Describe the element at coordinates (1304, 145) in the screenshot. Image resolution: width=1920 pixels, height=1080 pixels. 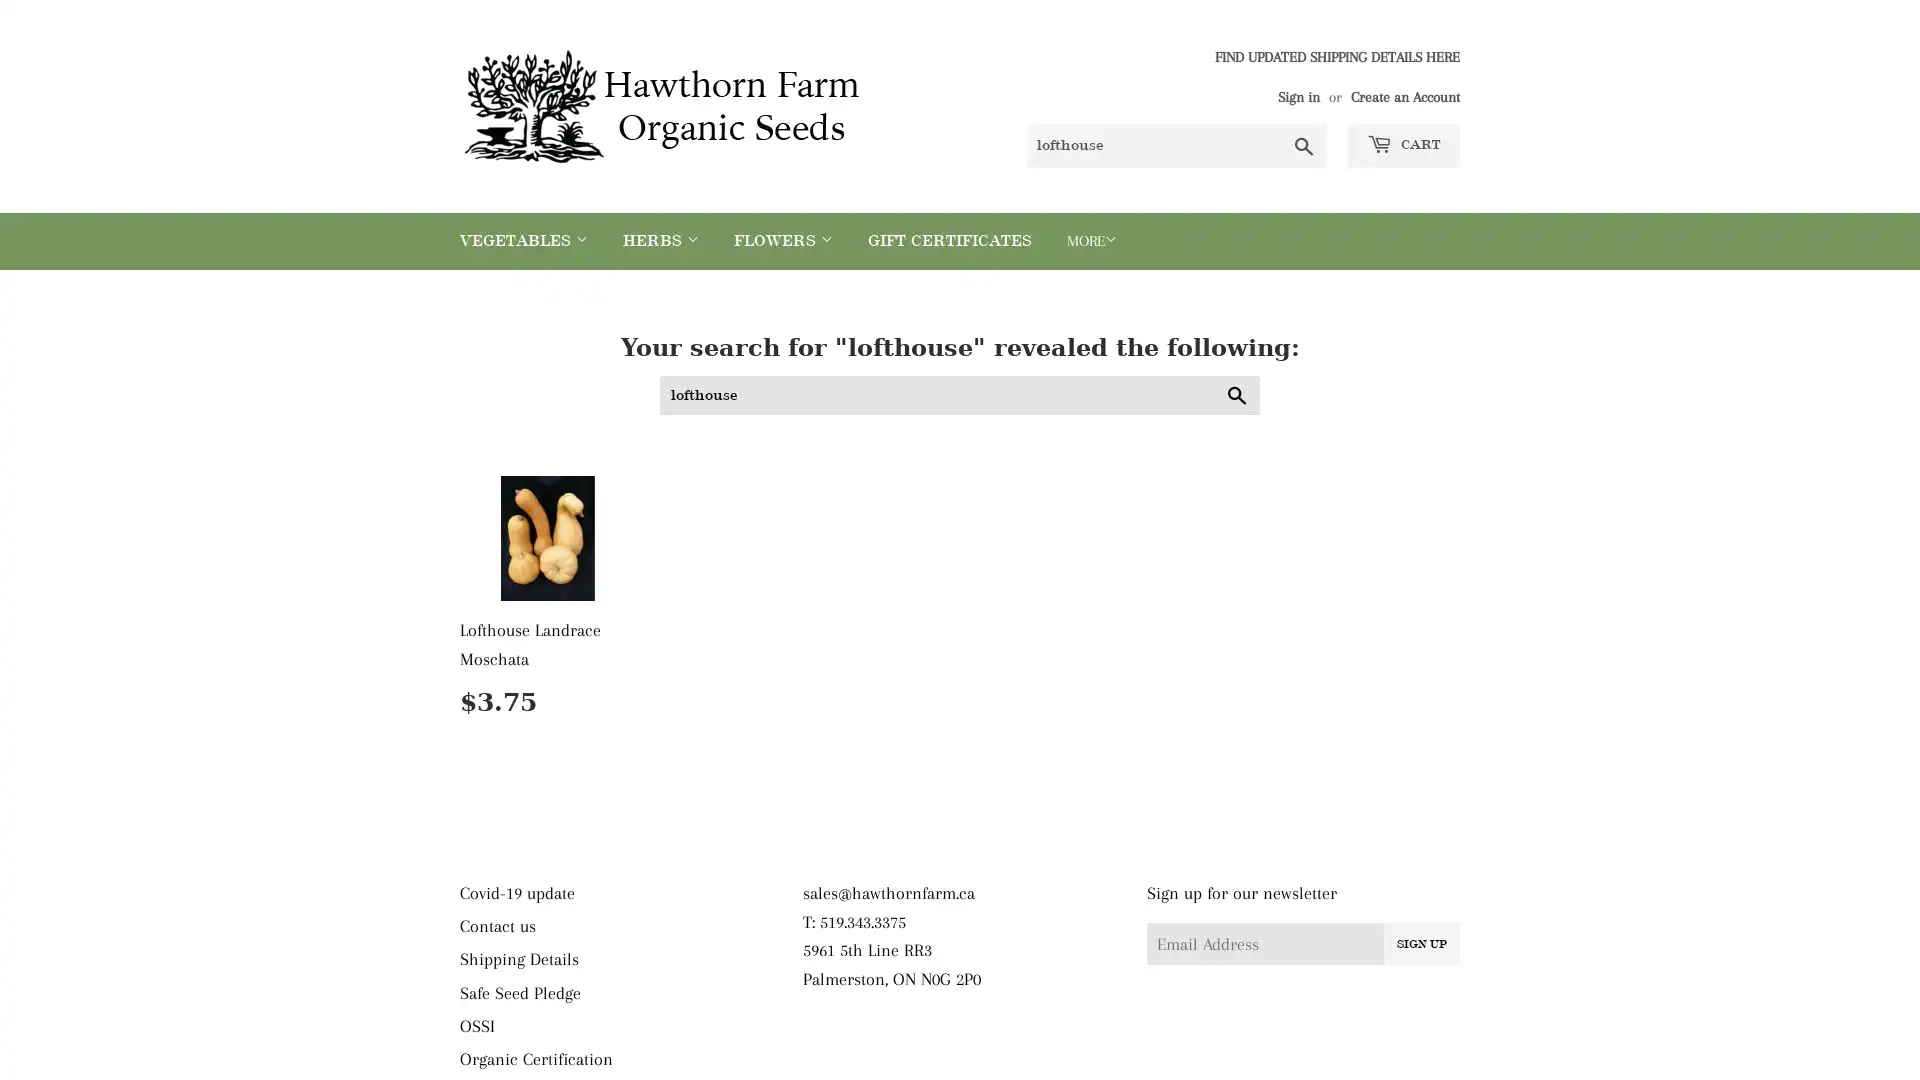
I see `Search` at that location.